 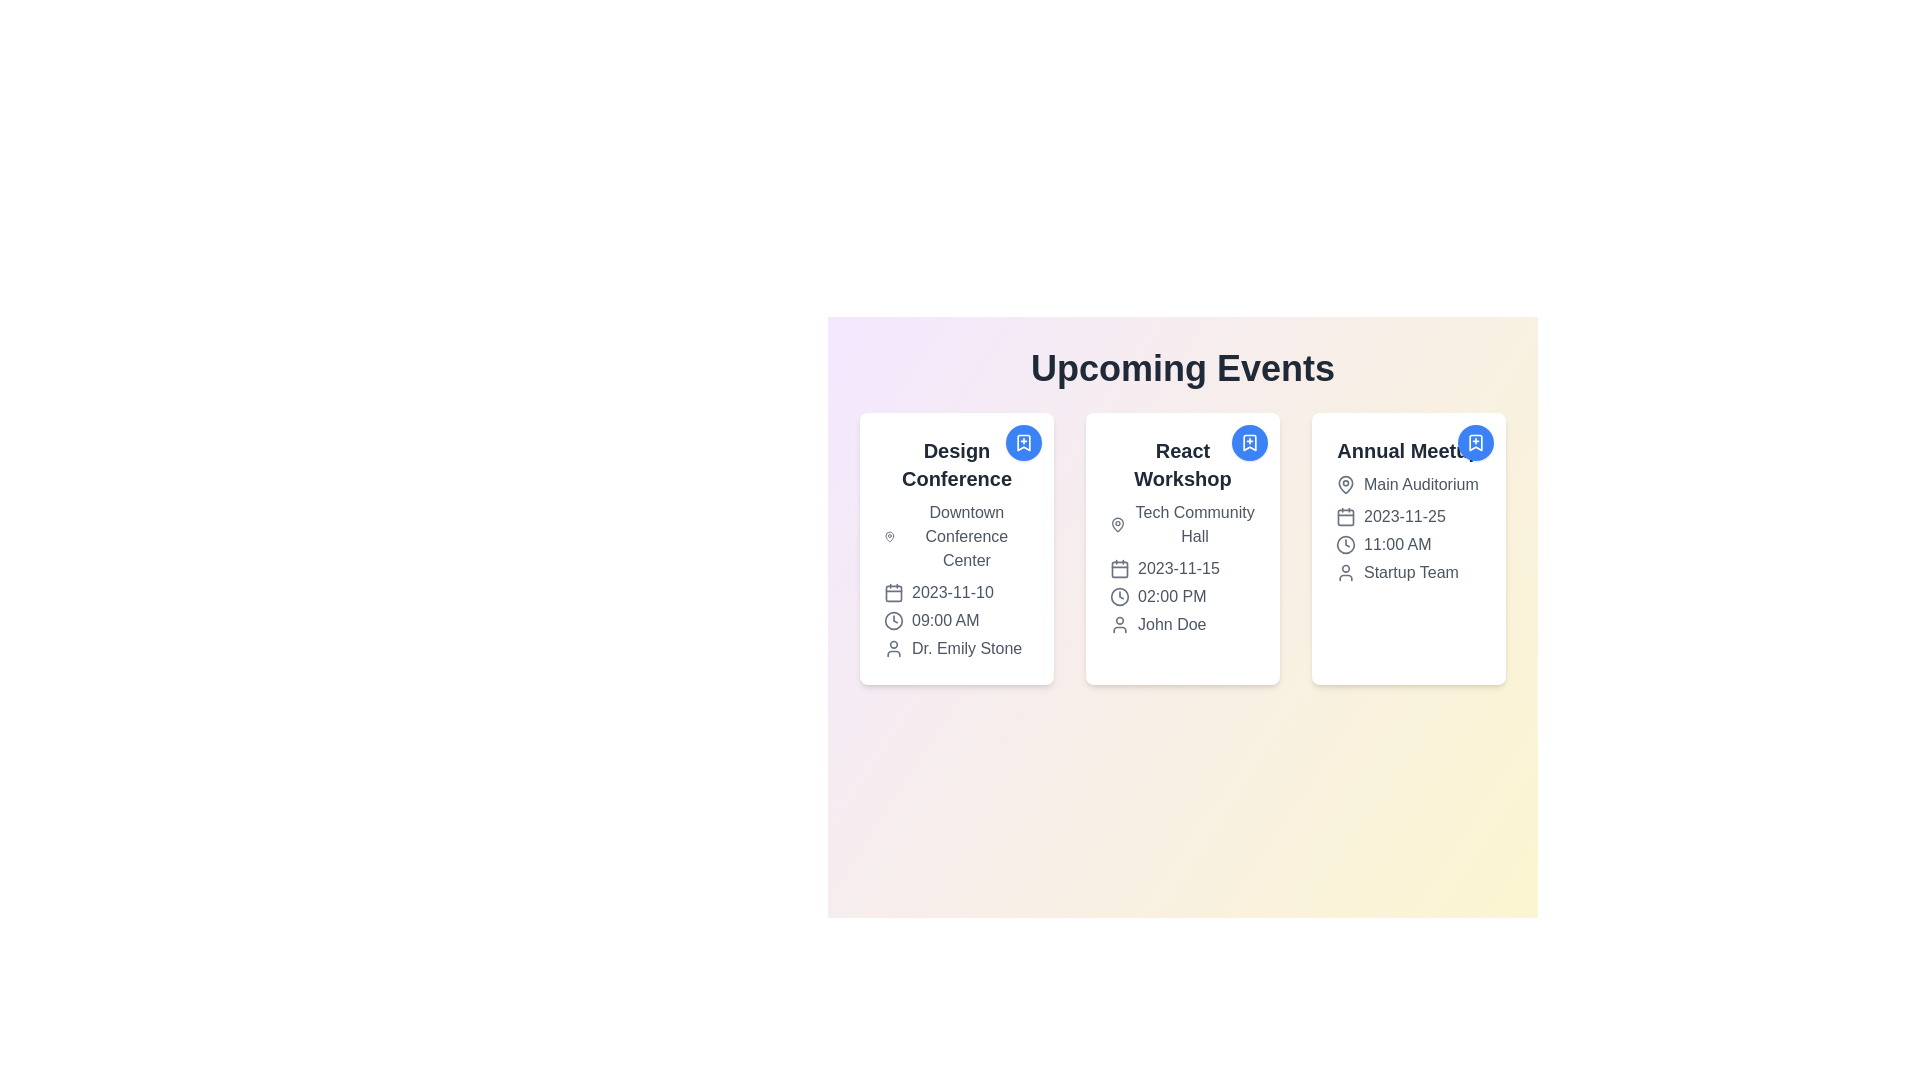 What do you see at coordinates (1345, 515) in the screenshot?
I see `the calendar icon located in the left part of the 'Annual Meeting' event details within the third event card of the 'Upcoming Events' section` at bounding box center [1345, 515].